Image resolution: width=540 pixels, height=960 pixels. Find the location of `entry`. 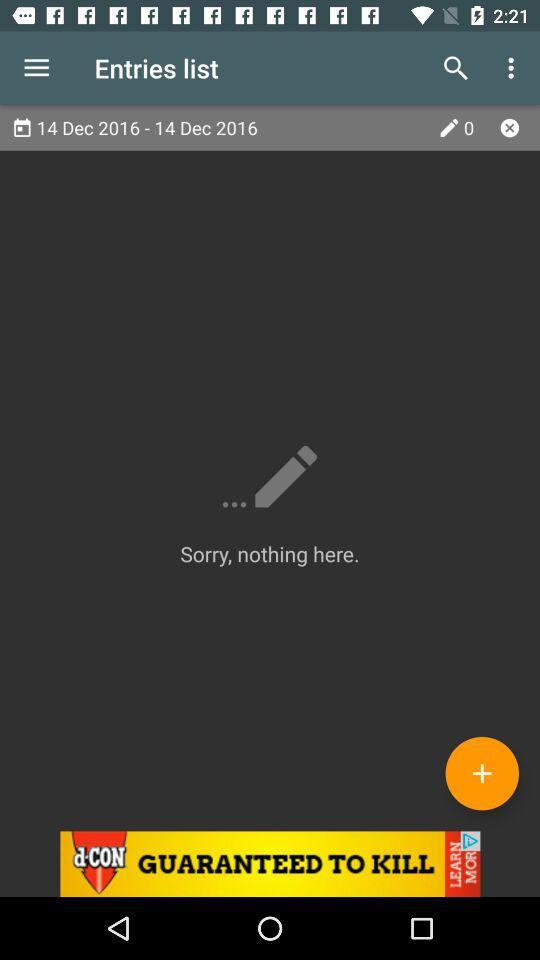

entry is located at coordinates (481, 772).